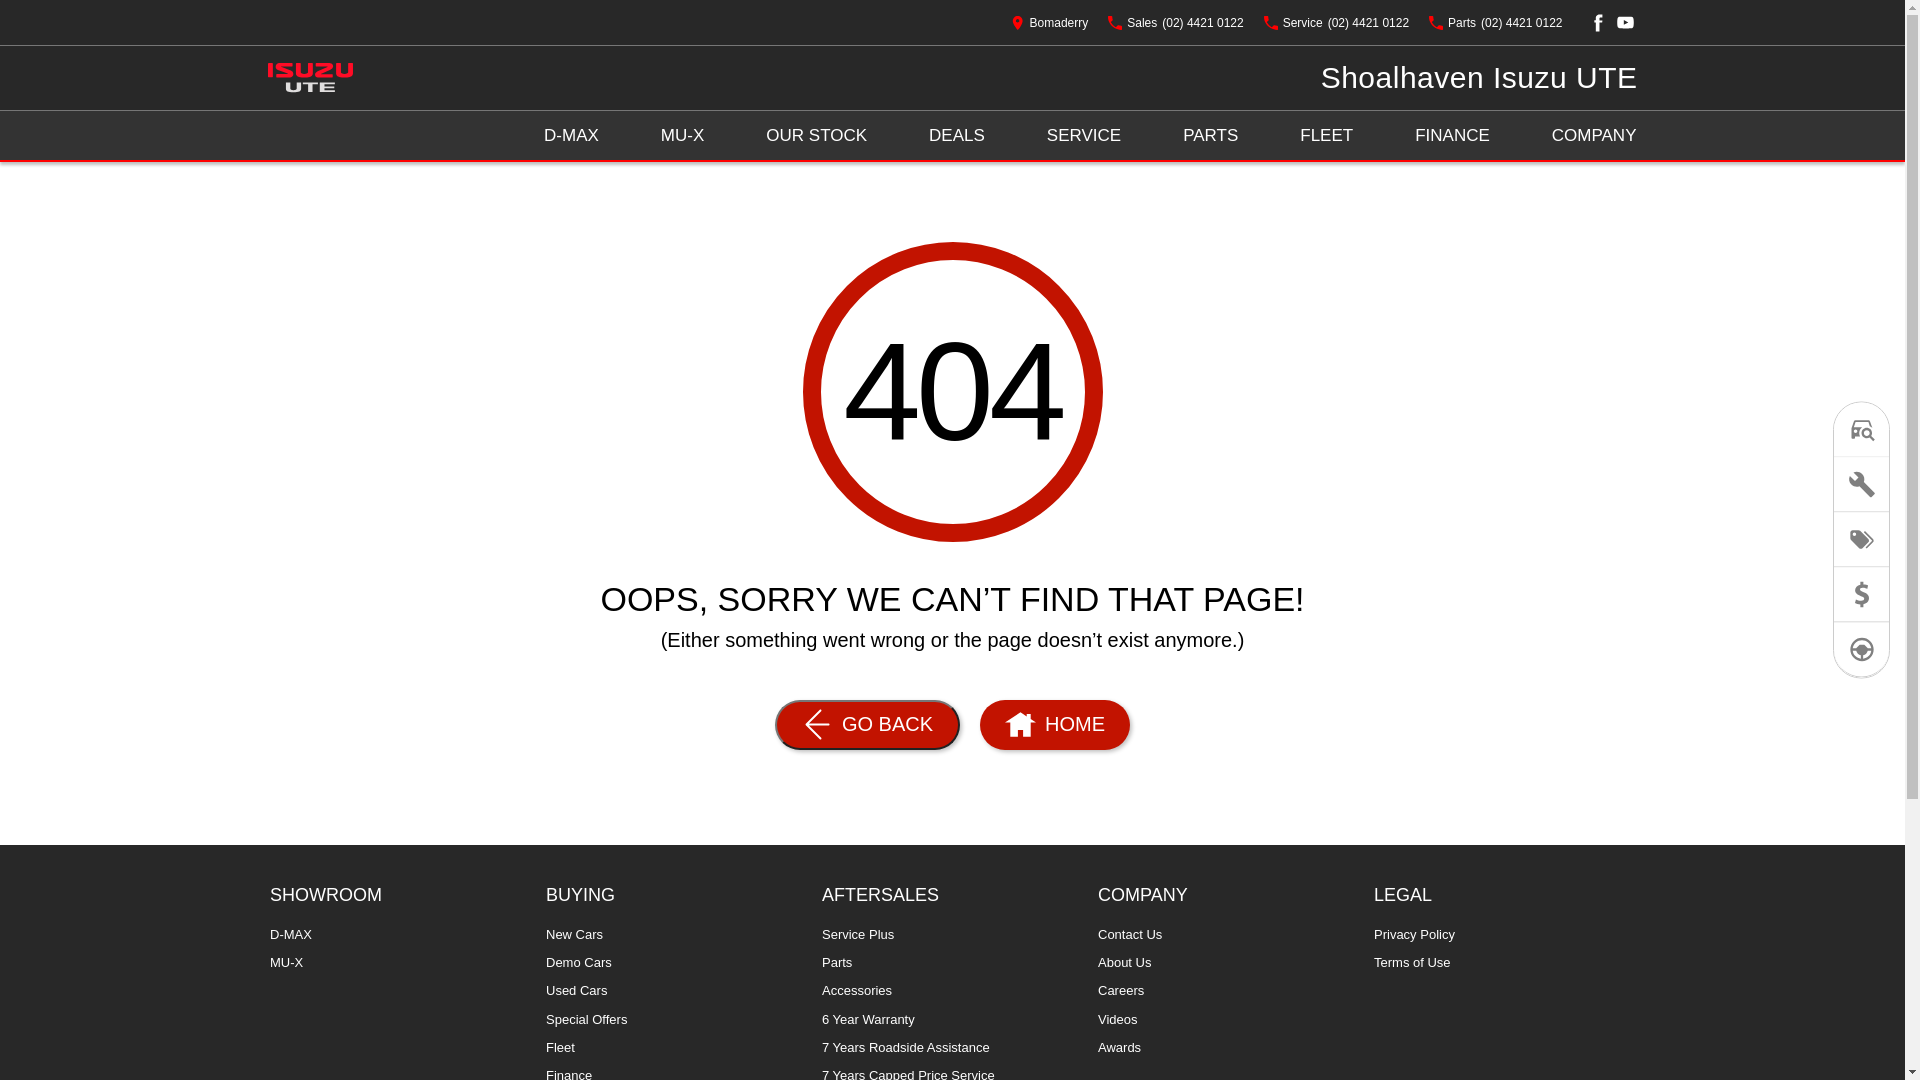  Describe the element at coordinates (955, 135) in the screenshot. I see `'DEALS'` at that location.